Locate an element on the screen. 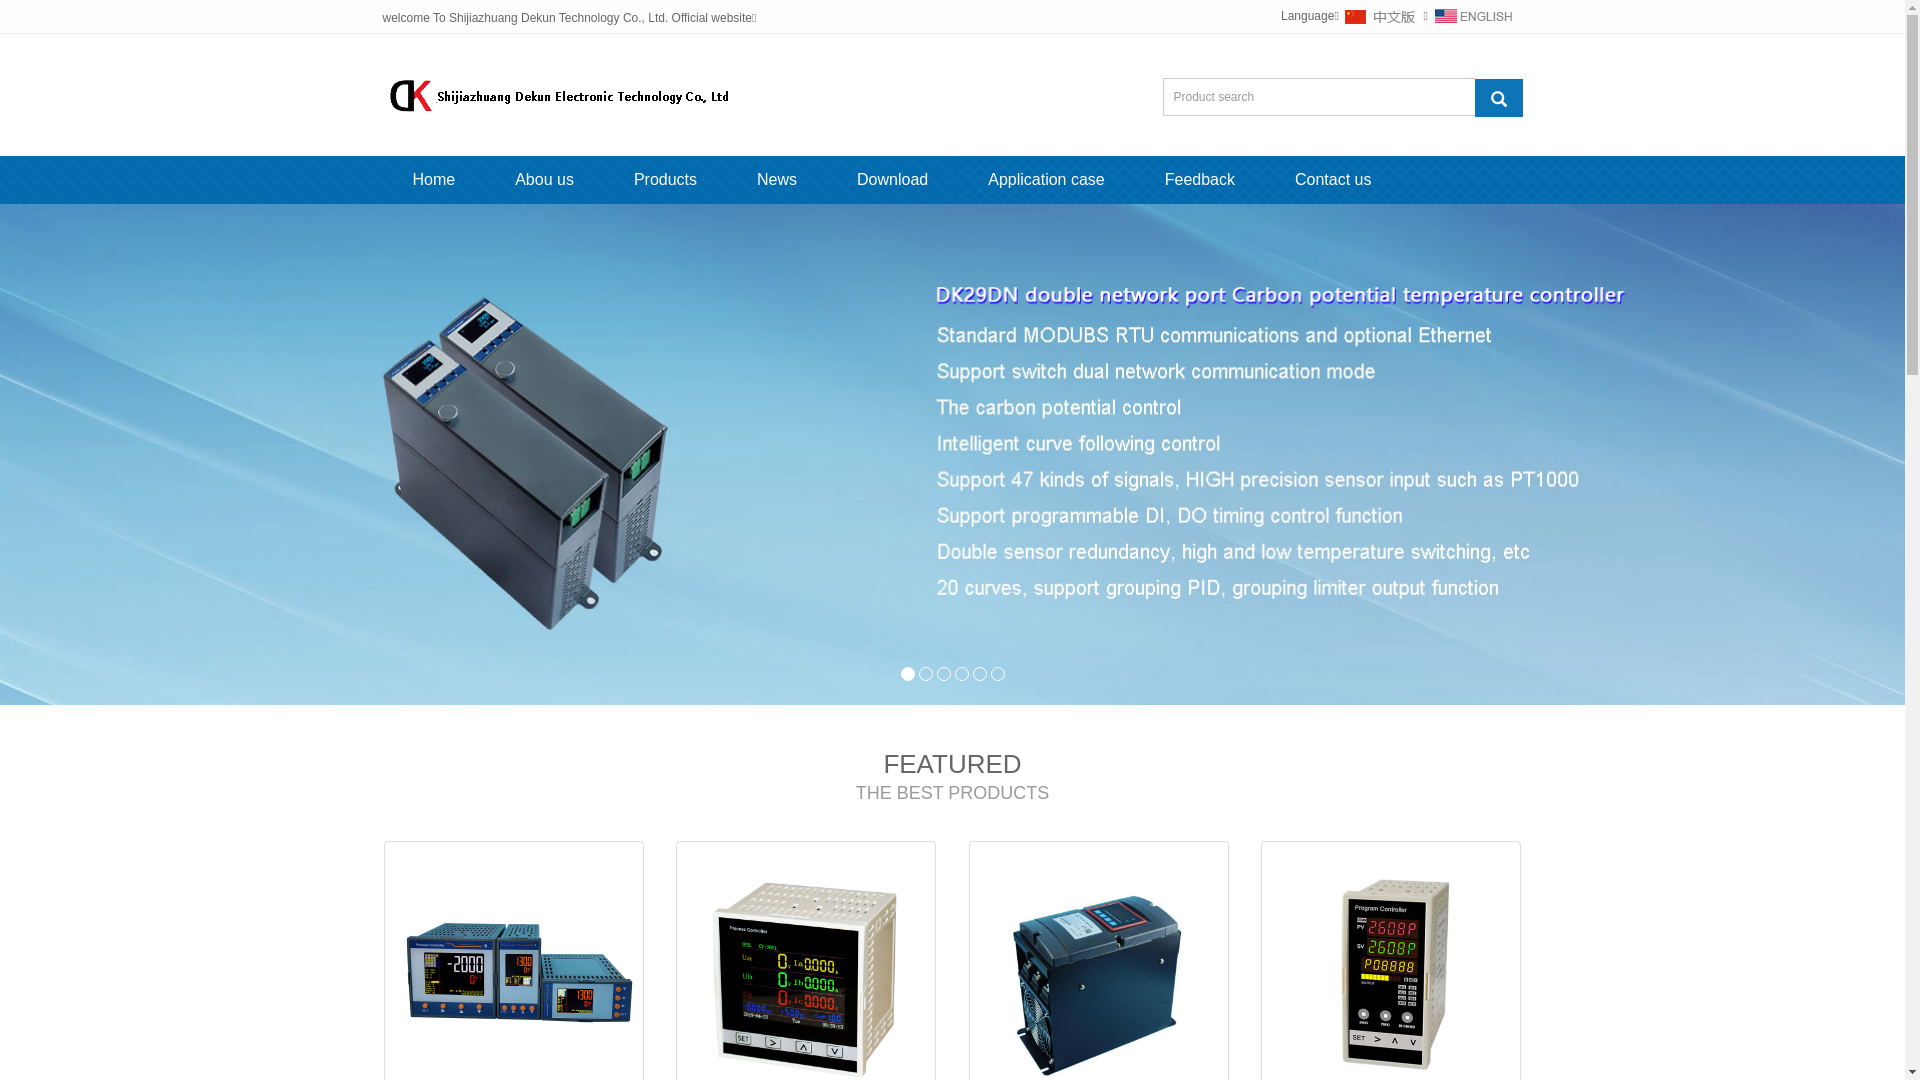 The width and height of the screenshot is (1920, 1080). '4' is located at coordinates (960, 674).